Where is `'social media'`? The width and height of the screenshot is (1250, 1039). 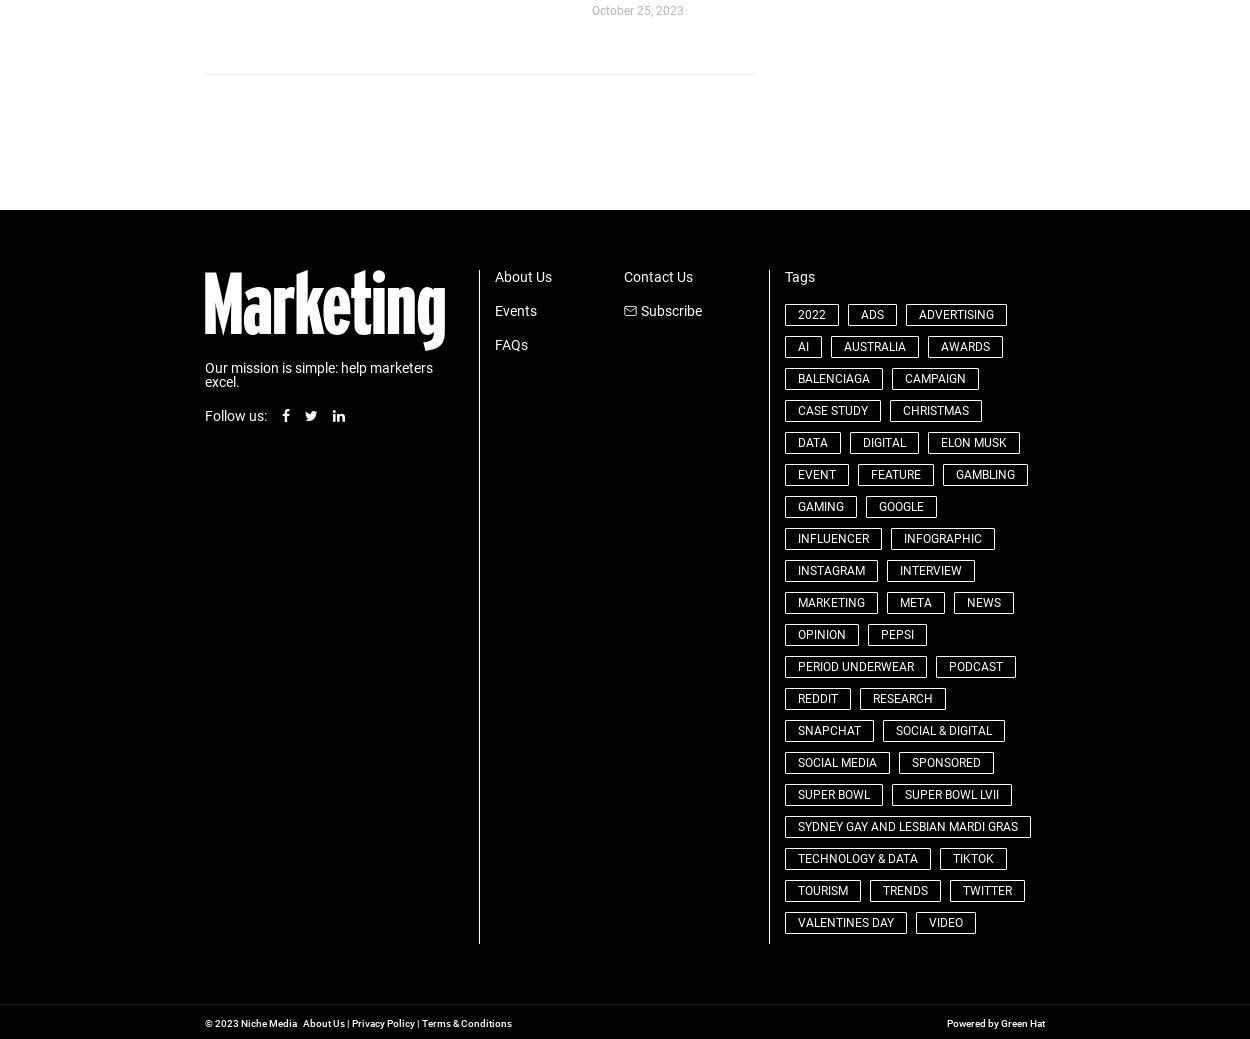
'social media' is located at coordinates (796, 761).